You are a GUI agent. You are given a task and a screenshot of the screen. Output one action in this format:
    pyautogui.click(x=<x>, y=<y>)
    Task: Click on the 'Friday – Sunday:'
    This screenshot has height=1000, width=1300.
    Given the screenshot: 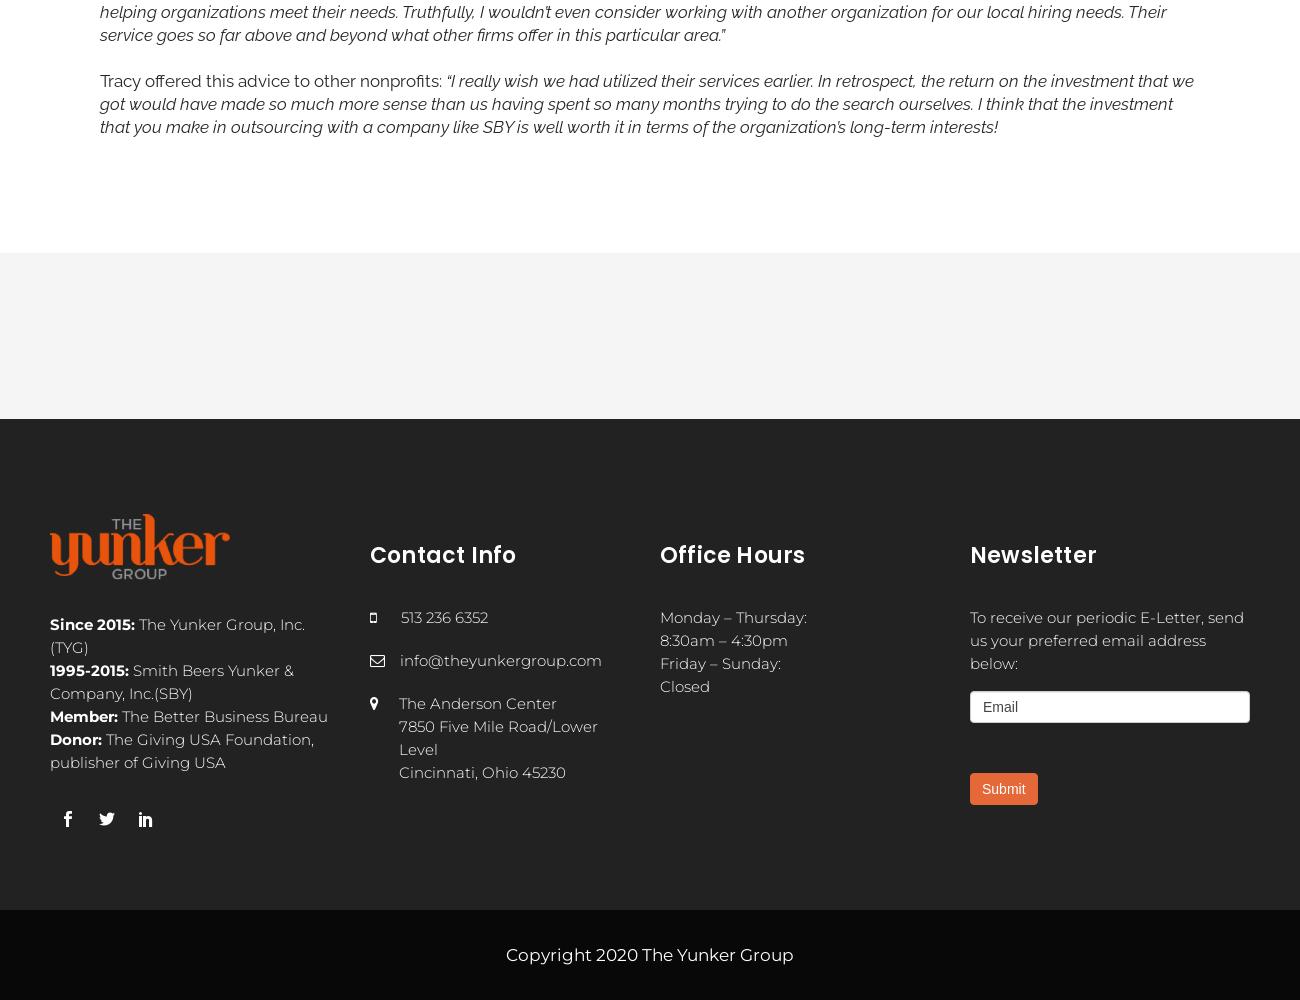 What is the action you would take?
    pyautogui.click(x=659, y=662)
    